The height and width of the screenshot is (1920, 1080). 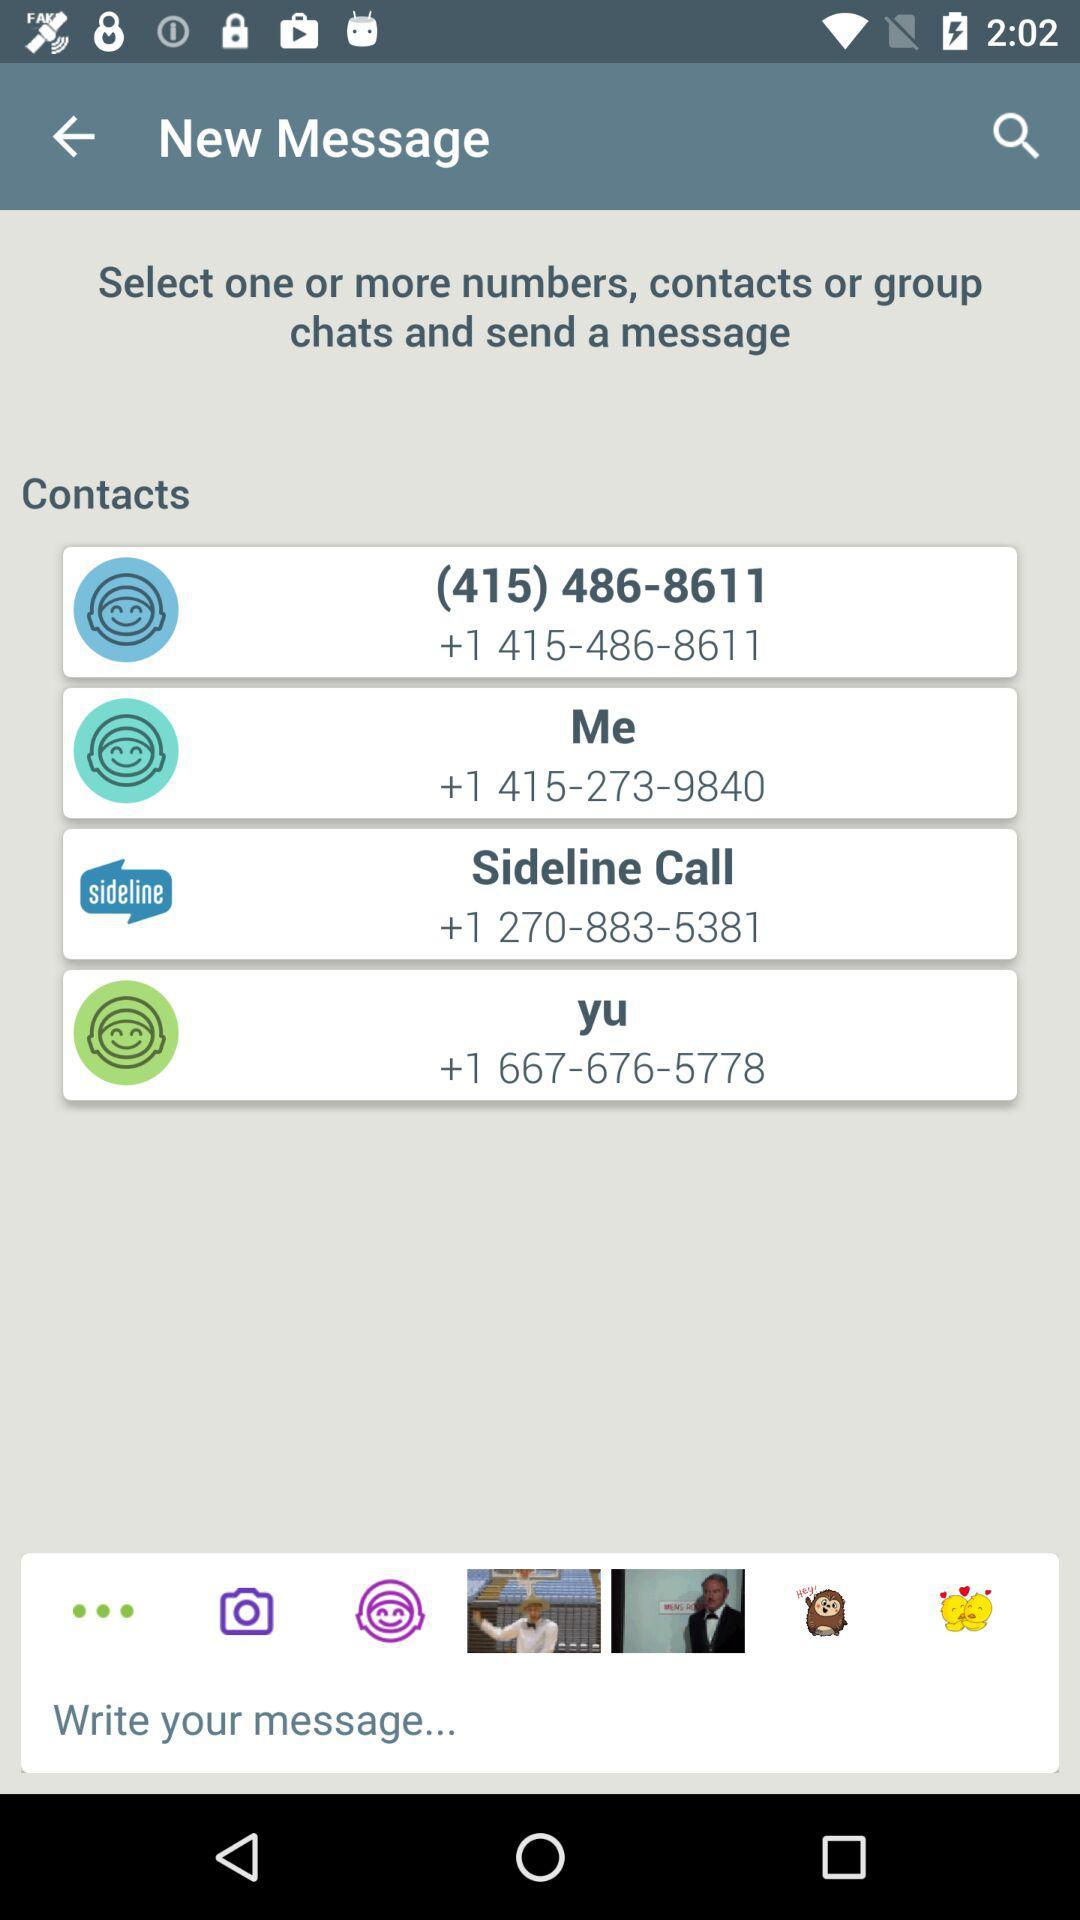 I want to click on to see other options, so click(x=103, y=1611).